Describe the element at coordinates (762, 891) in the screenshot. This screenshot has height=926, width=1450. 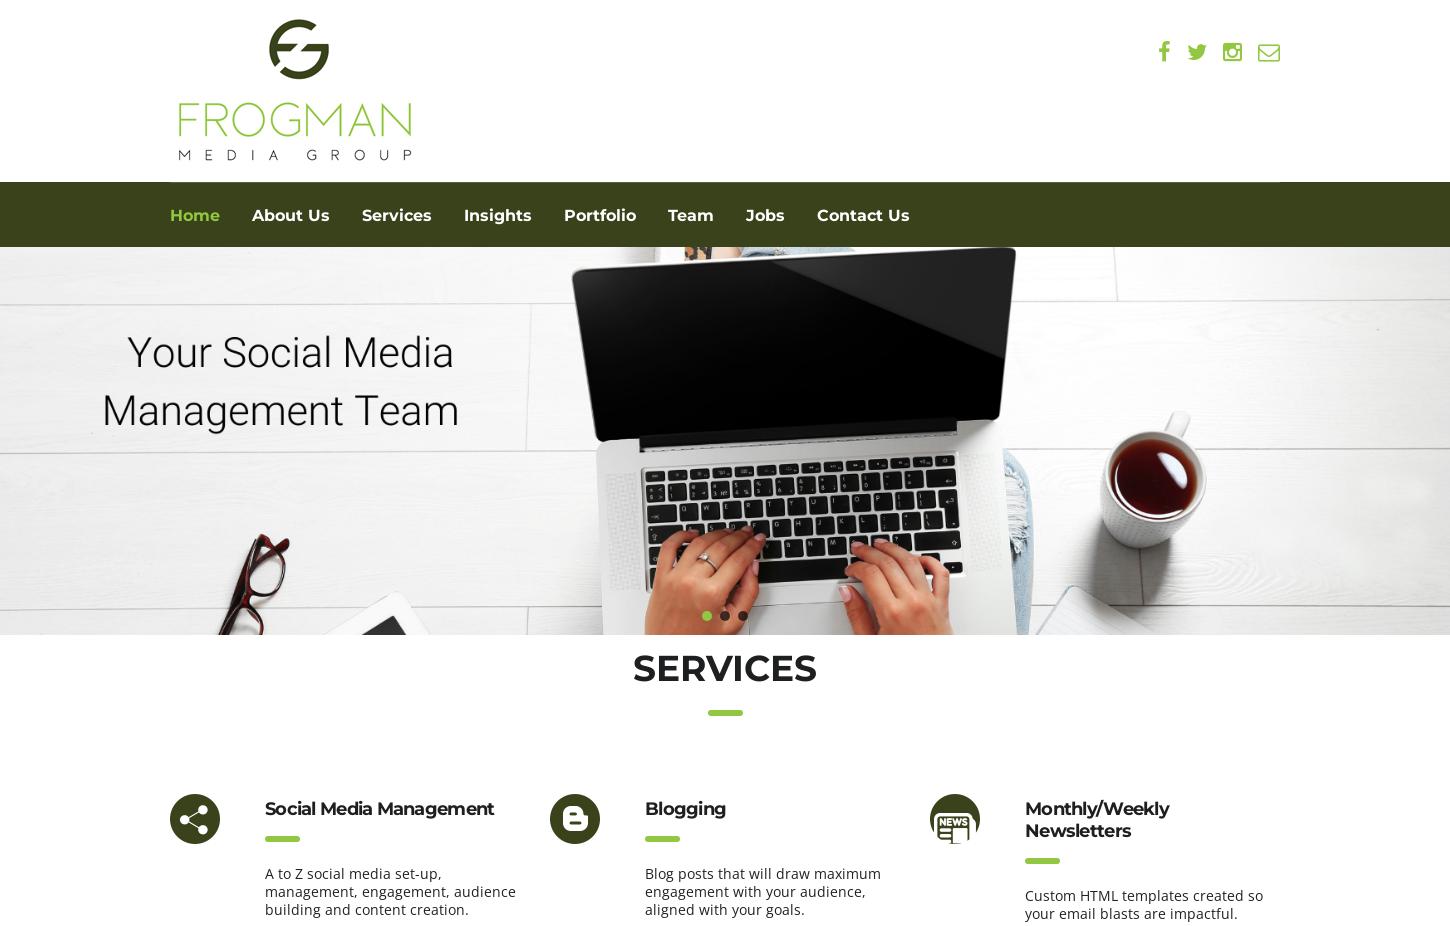
I see `'Blog posts that will draw maximum engagement with your audience, aligned with your goals.'` at that location.